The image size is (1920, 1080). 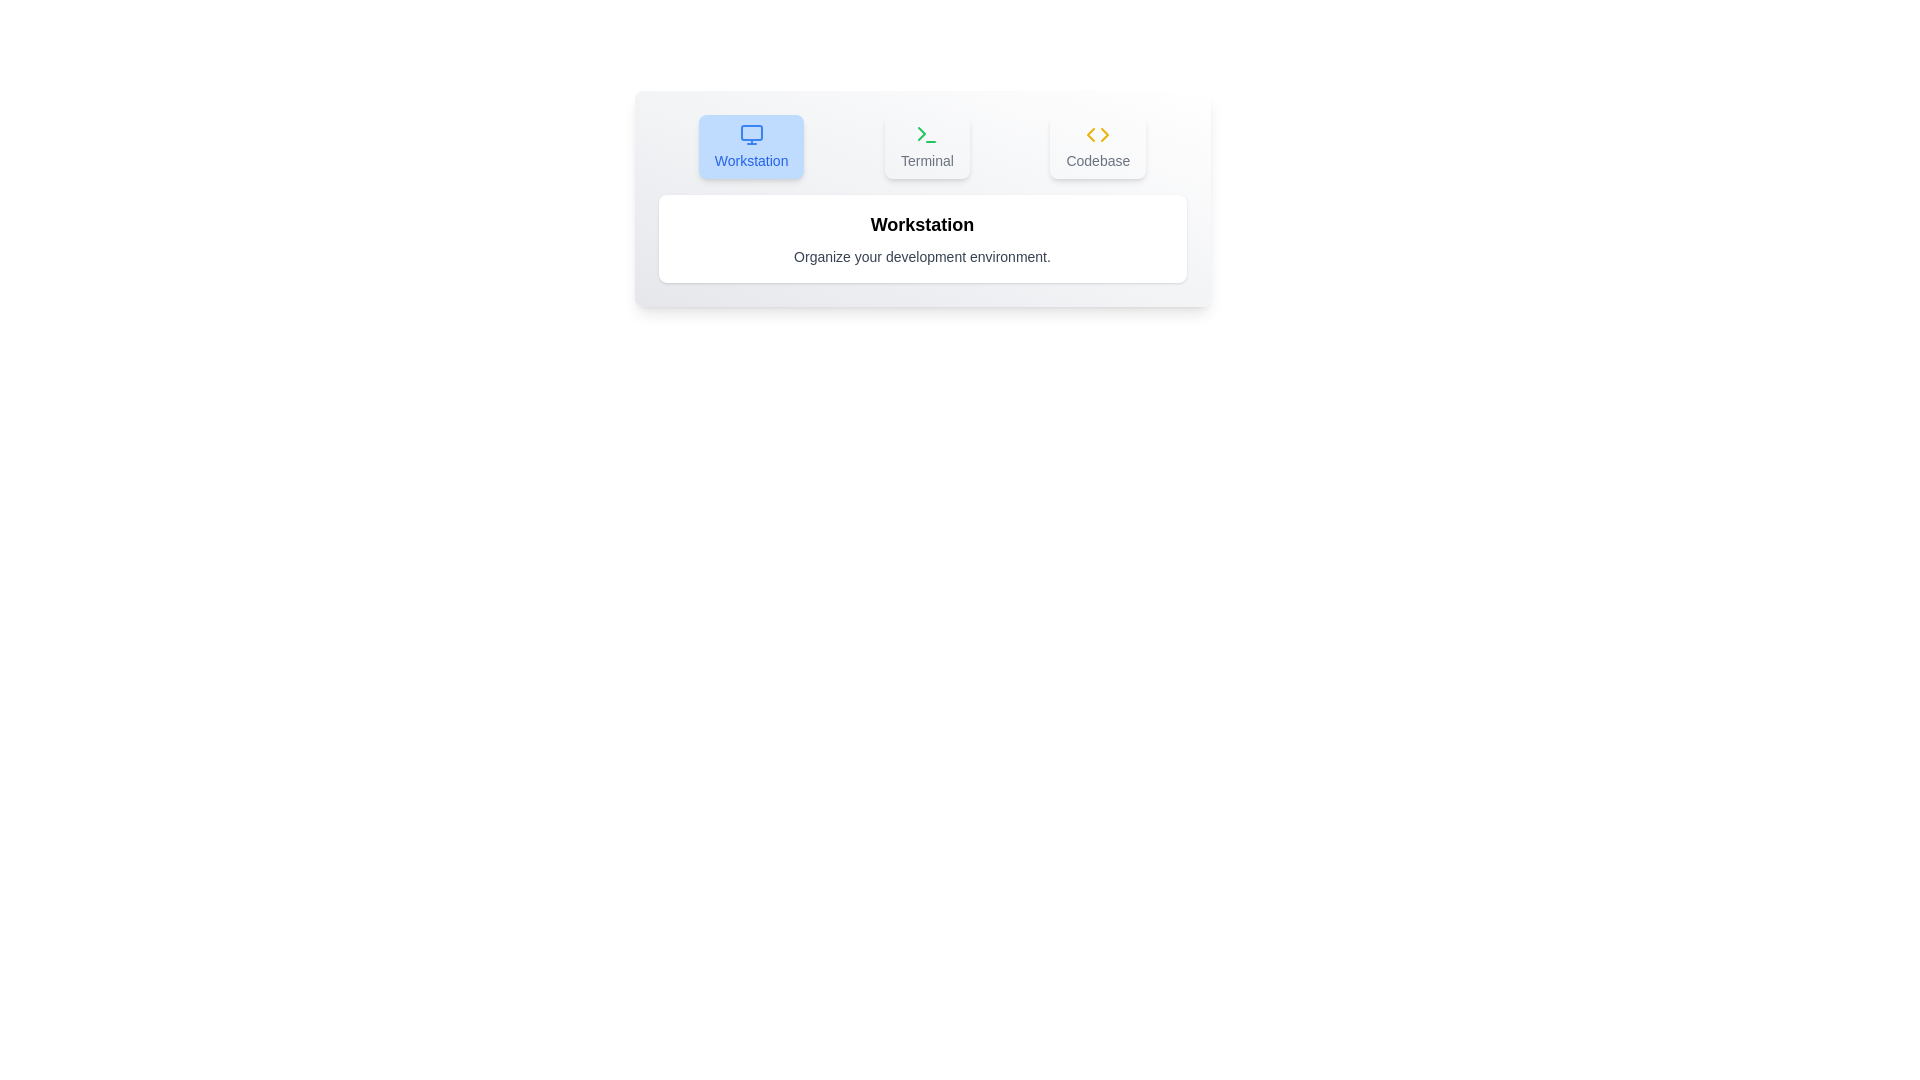 I want to click on the tab labeled Codebase, so click(x=1097, y=145).